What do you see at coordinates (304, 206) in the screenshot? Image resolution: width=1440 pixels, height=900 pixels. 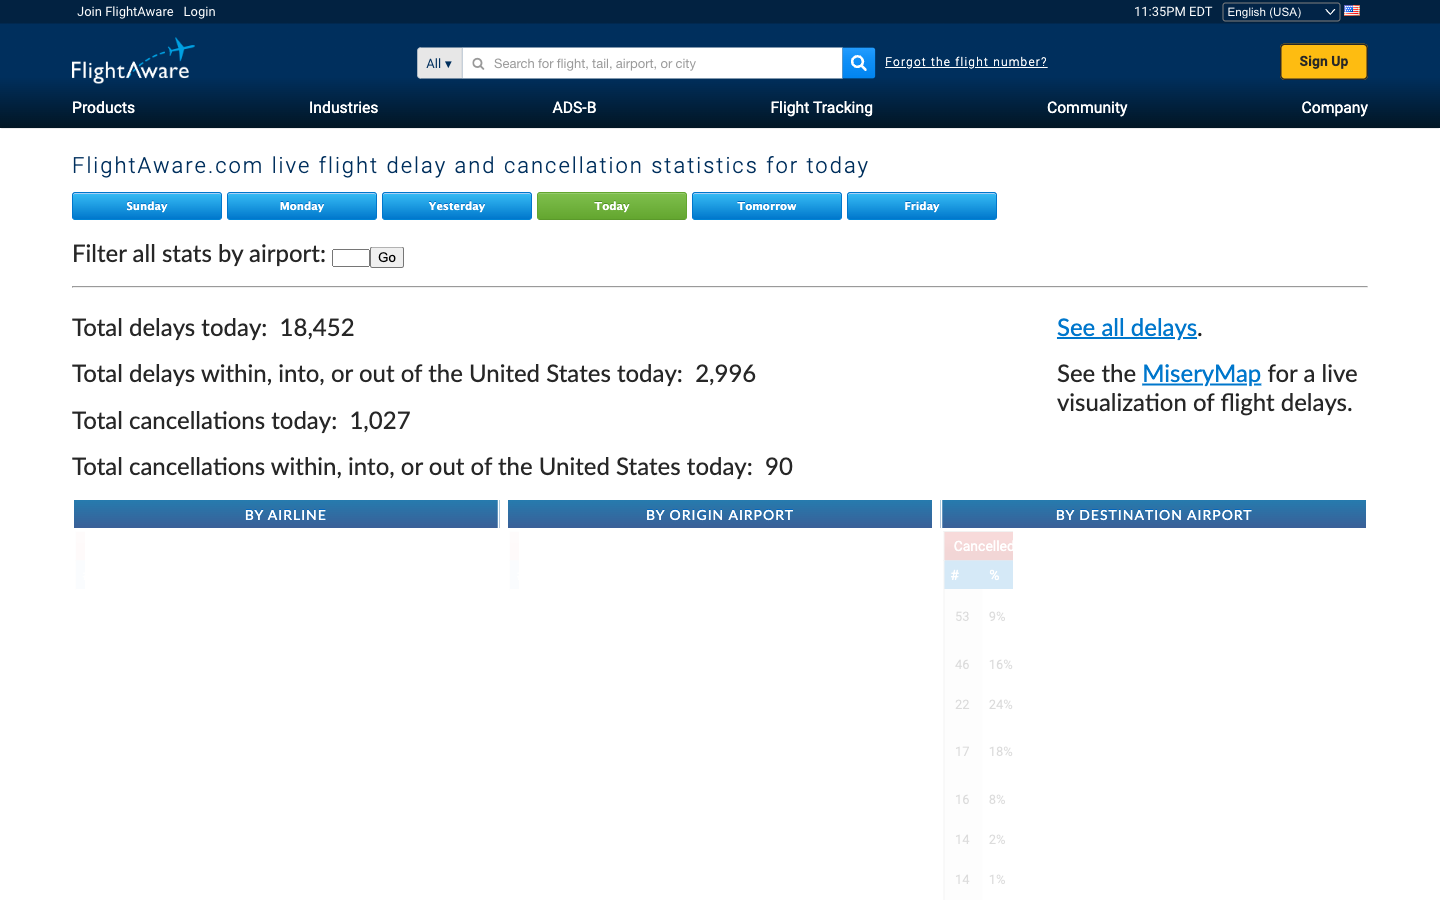 I see `Obtain Monday"s live flight delay and cancellation data from Flight Aware` at bounding box center [304, 206].